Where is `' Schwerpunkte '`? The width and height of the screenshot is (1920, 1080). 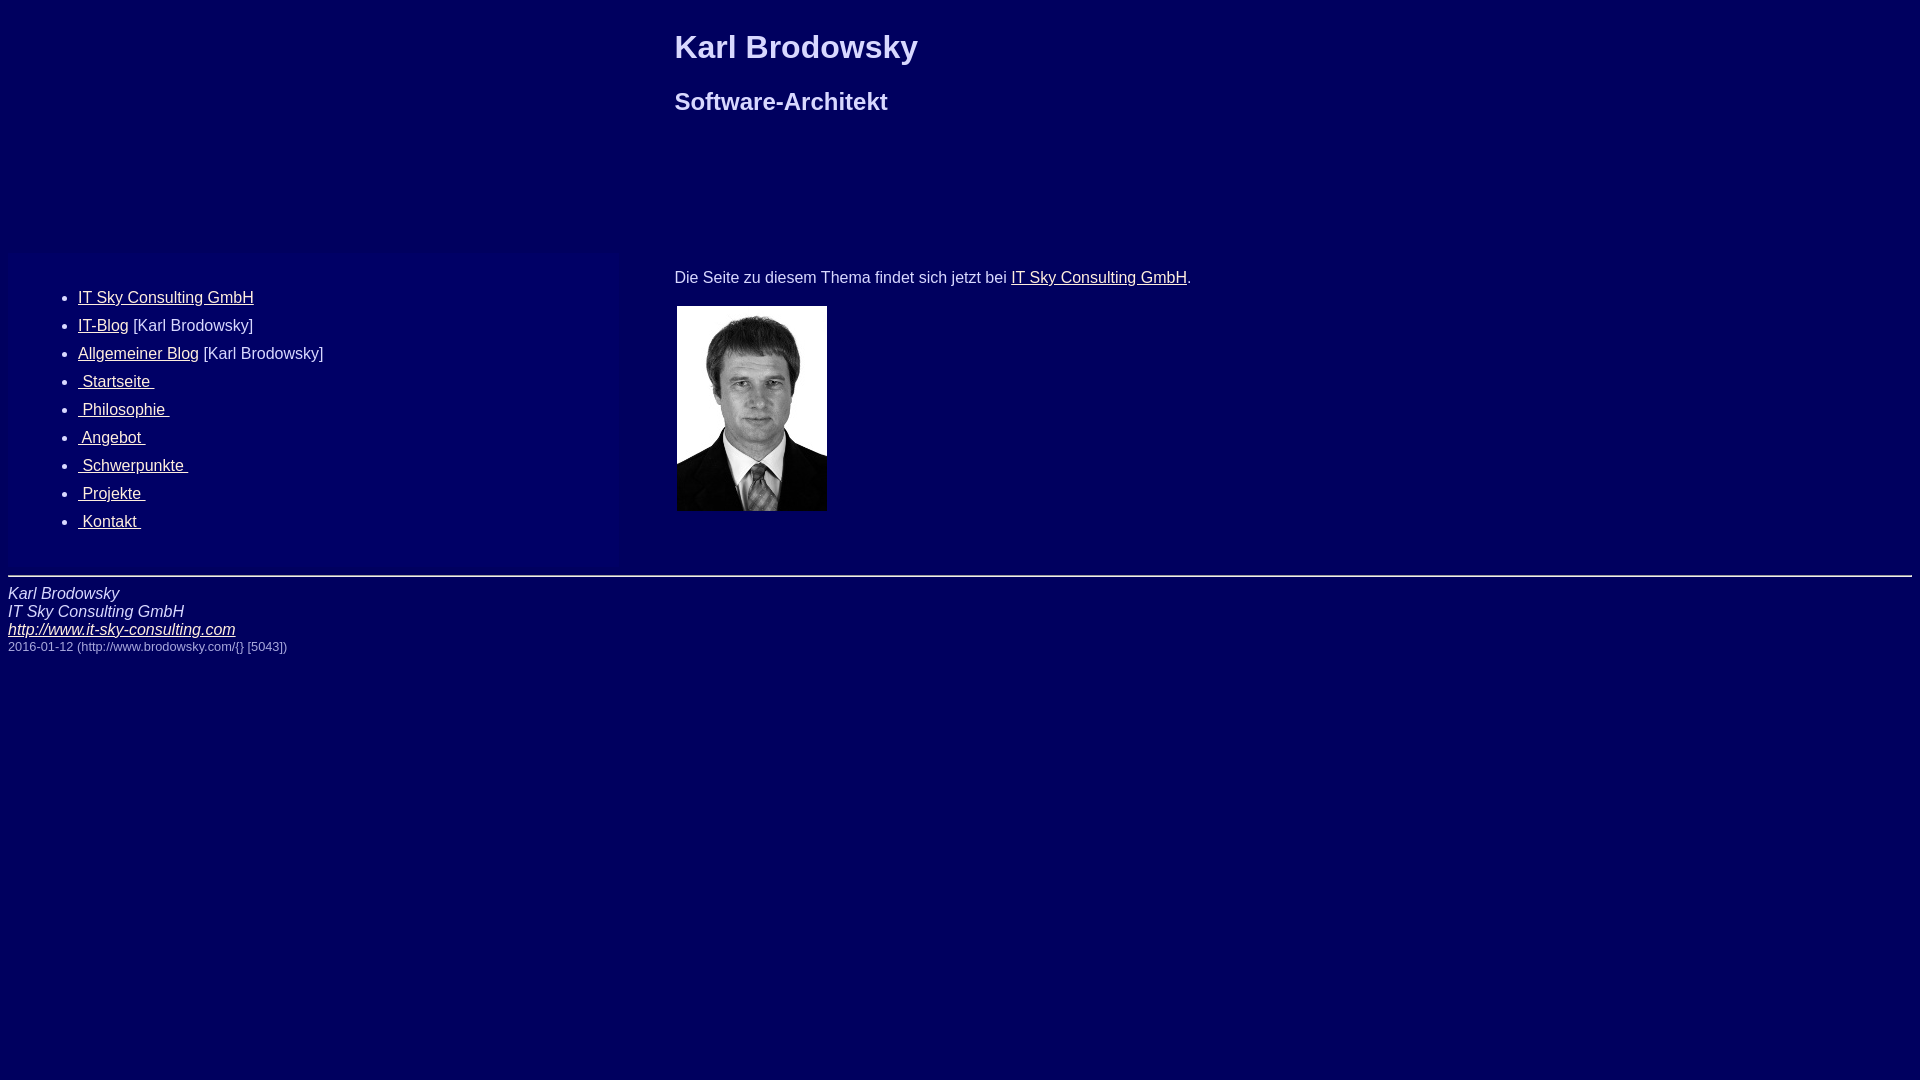 ' Schwerpunkte ' is located at coordinates (132, 465).